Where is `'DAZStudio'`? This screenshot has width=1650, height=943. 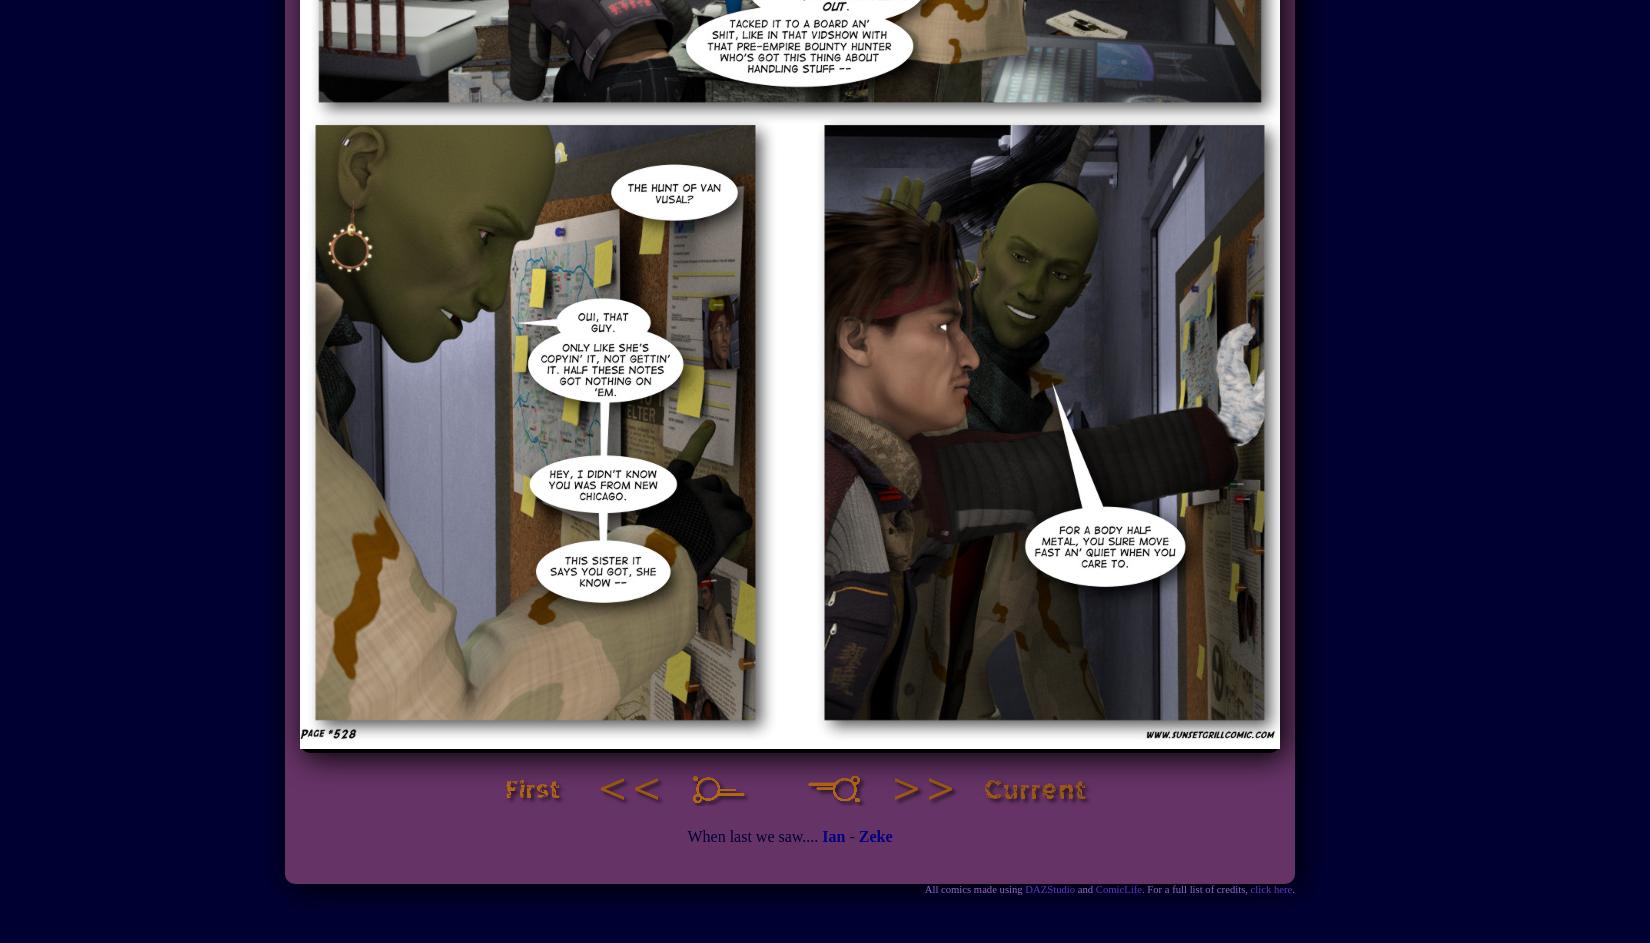 'DAZStudio' is located at coordinates (1050, 889).